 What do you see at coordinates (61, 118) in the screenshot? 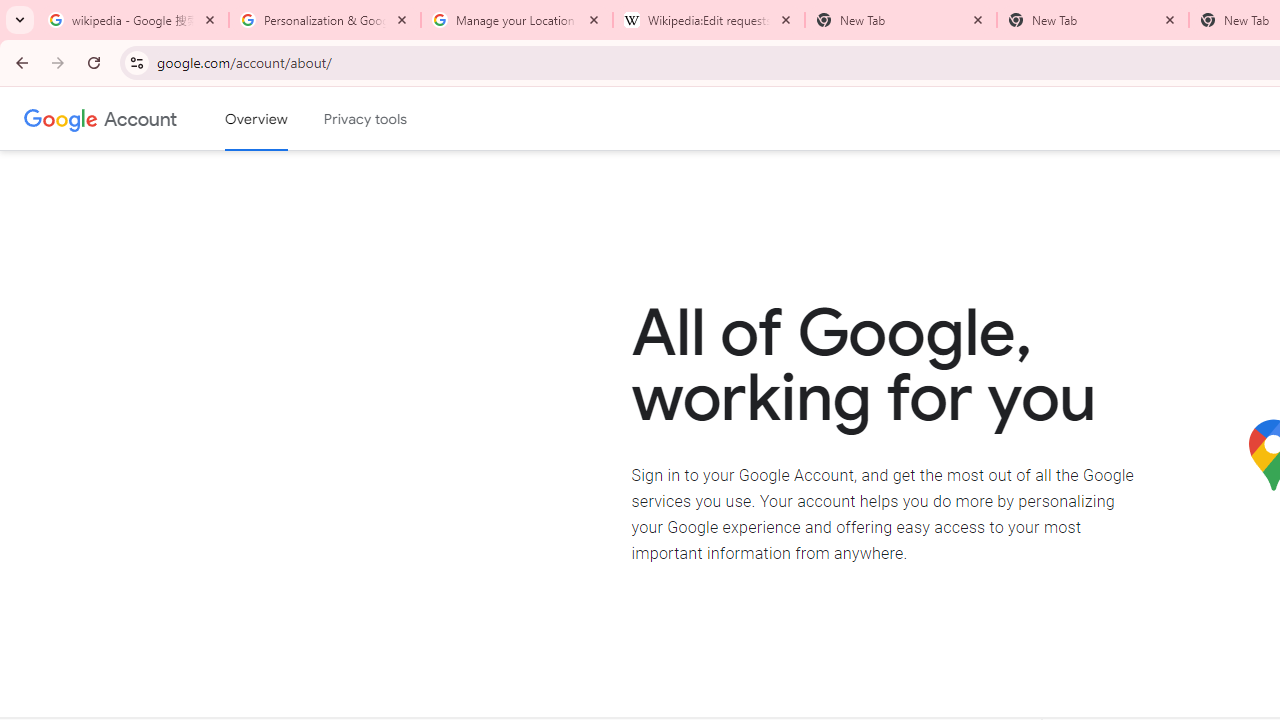
I see `'Google logo'` at bounding box center [61, 118].